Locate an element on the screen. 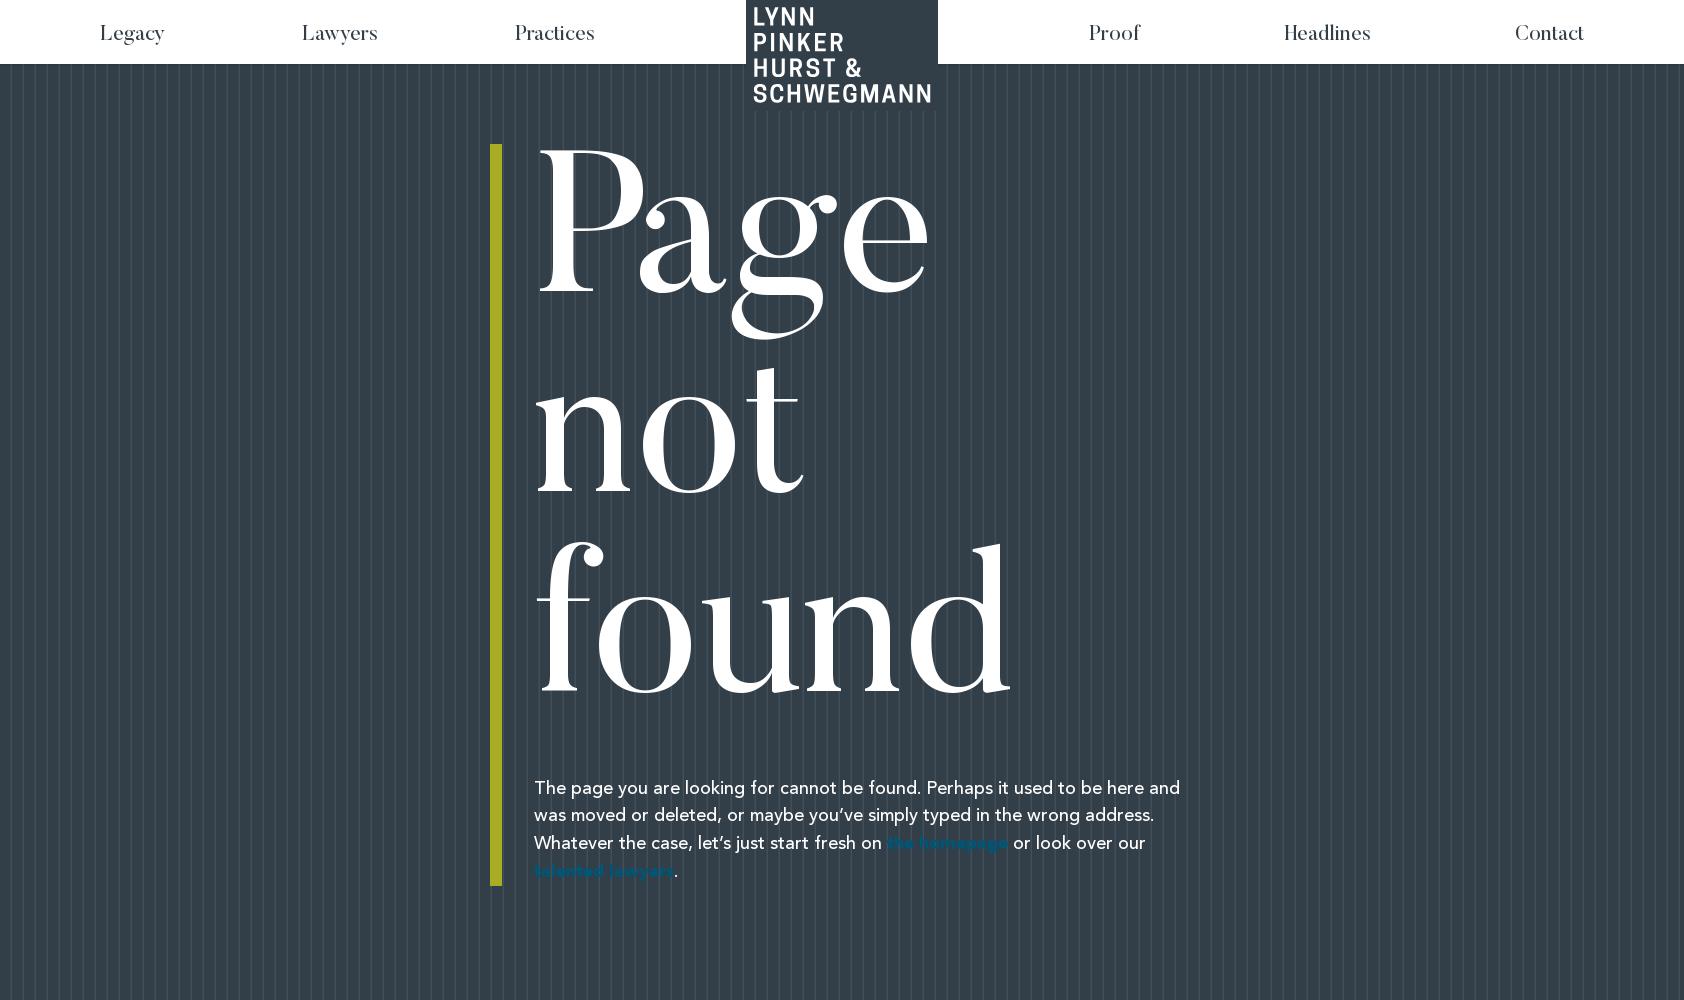 The image size is (1684, 1000). 'or look over our' is located at coordinates (1076, 843).